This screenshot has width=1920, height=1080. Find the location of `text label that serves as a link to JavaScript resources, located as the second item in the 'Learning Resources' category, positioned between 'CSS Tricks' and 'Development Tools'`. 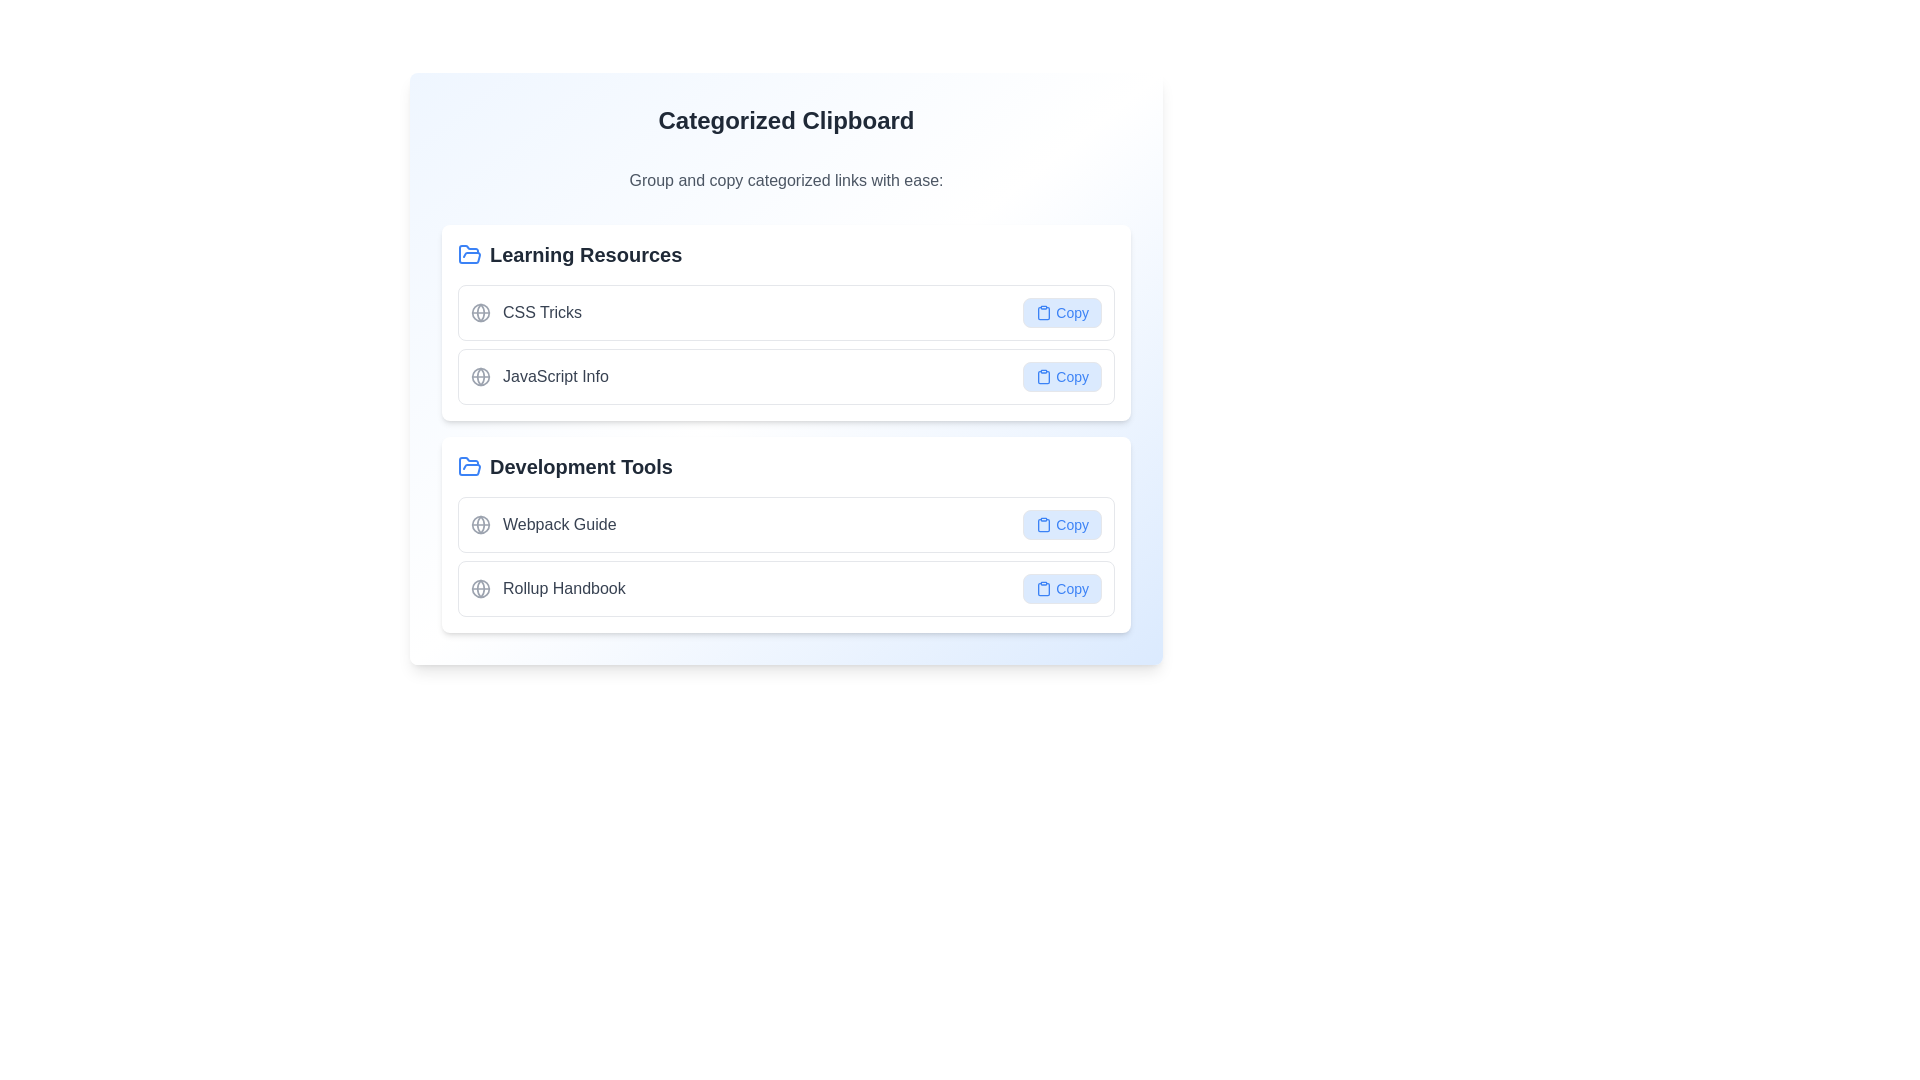

text label that serves as a link to JavaScript resources, located as the second item in the 'Learning Resources' category, positioned between 'CSS Tricks' and 'Development Tools' is located at coordinates (539, 377).